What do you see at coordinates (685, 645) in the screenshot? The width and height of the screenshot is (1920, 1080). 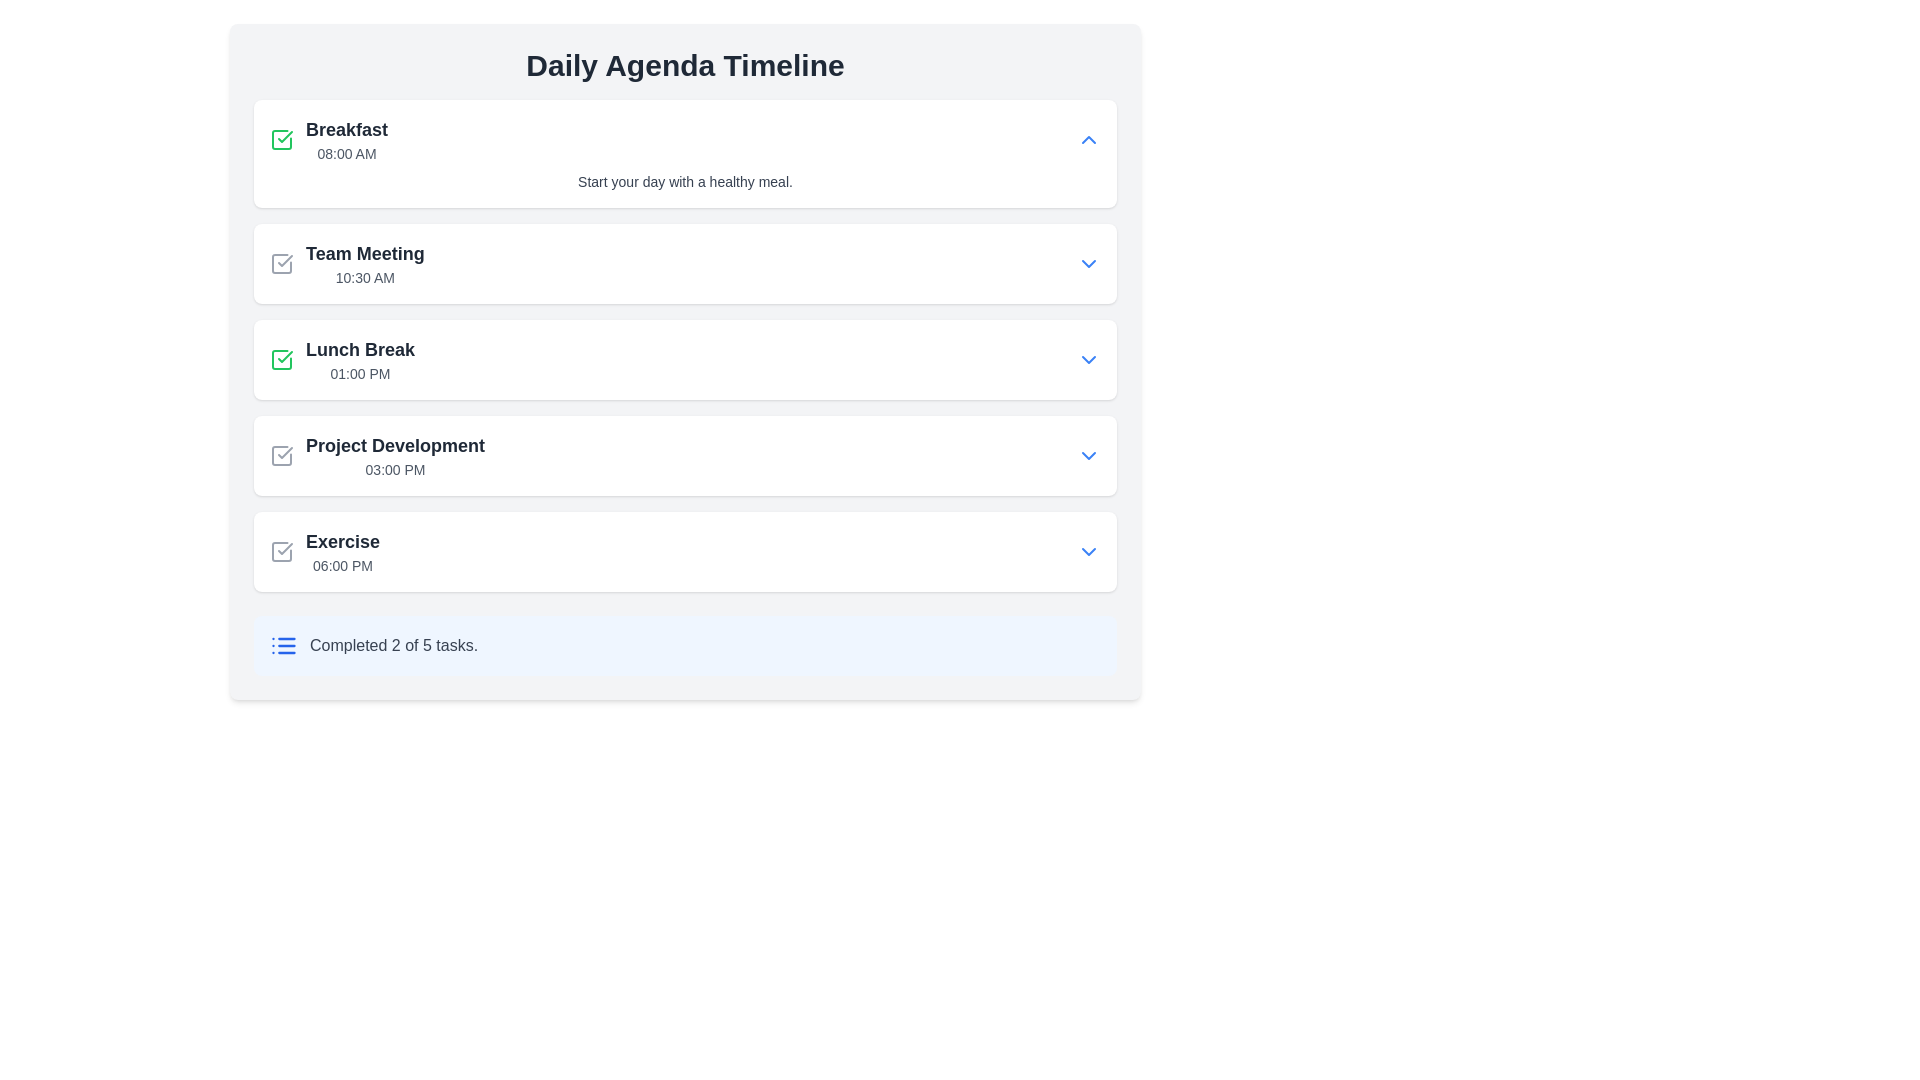 I see `task completion information from the Progress Summary Panel located at the bottom of the 'Daily Agenda Timeline' panel, which summarizes the user's progress in completing tasks` at bounding box center [685, 645].